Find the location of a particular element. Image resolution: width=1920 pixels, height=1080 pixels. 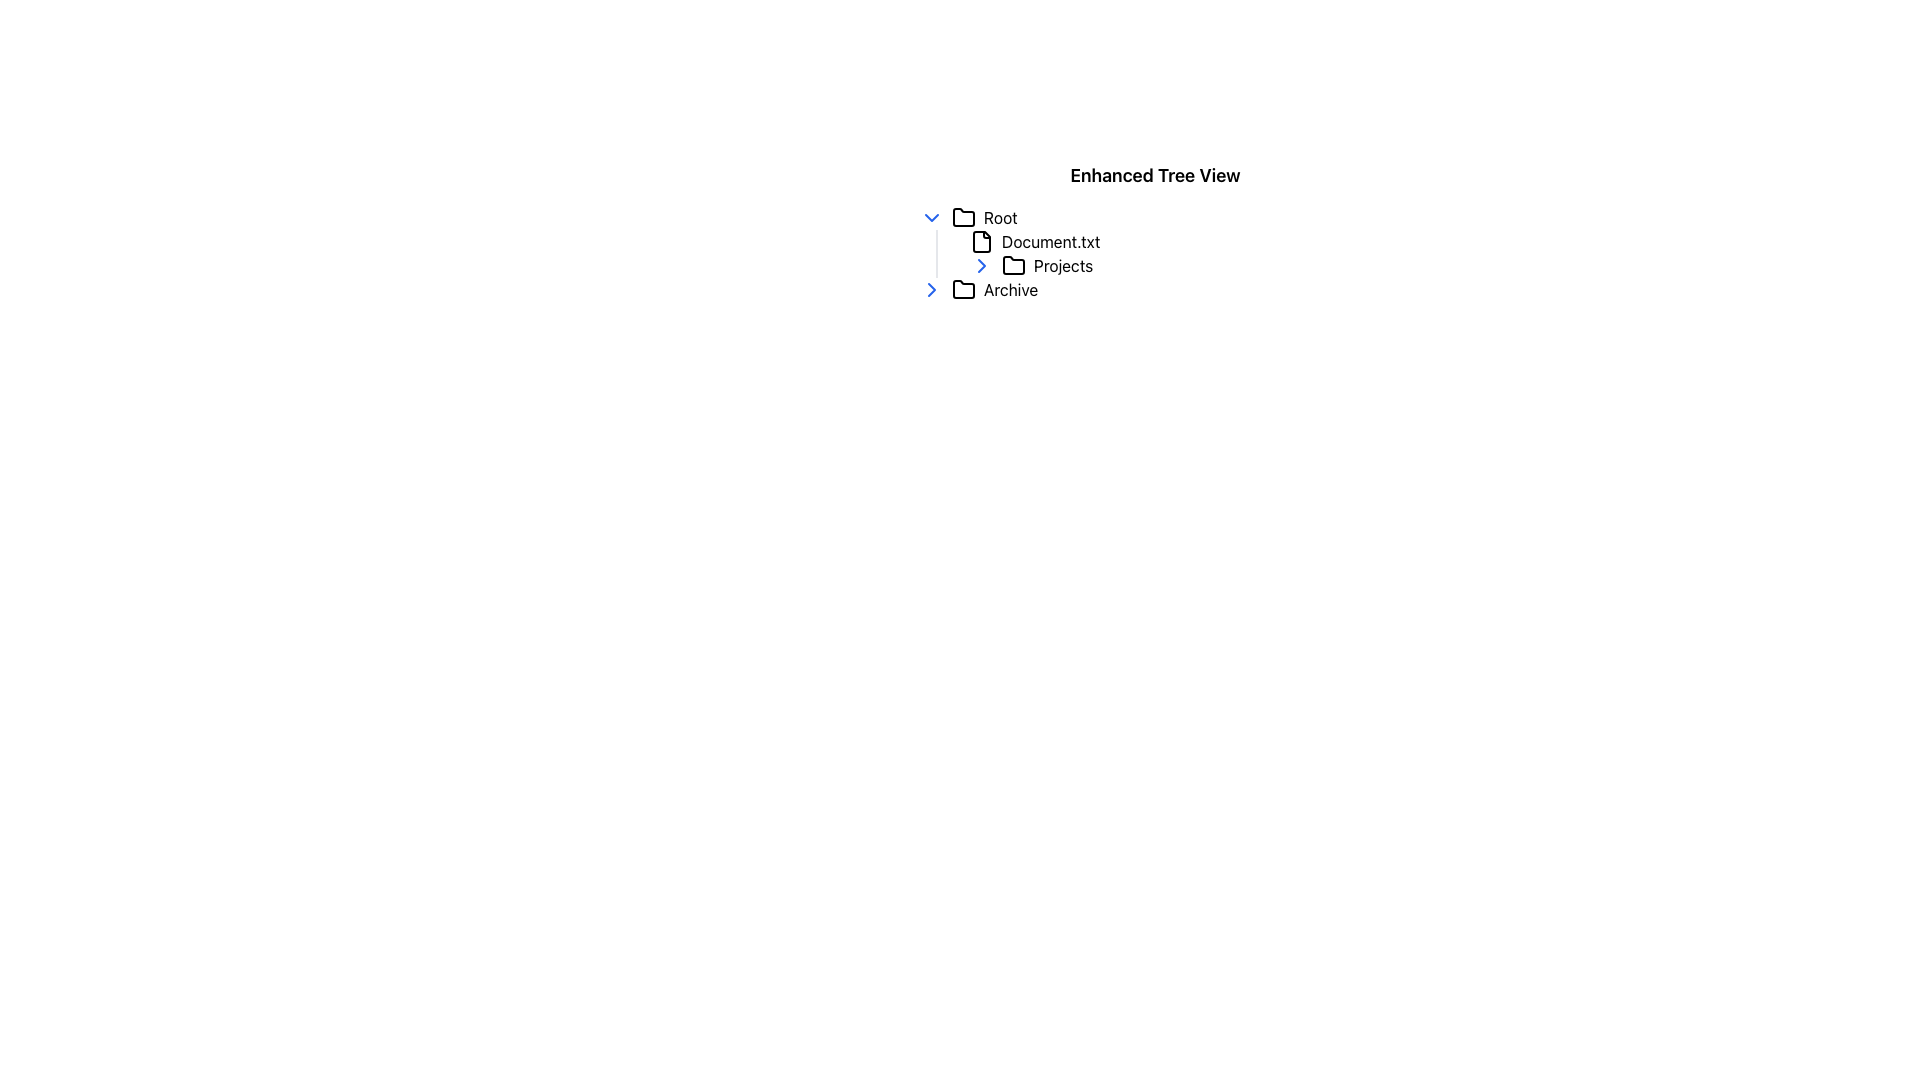

the folder icon located to the left of the text 'Projects' is located at coordinates (1013, 265).